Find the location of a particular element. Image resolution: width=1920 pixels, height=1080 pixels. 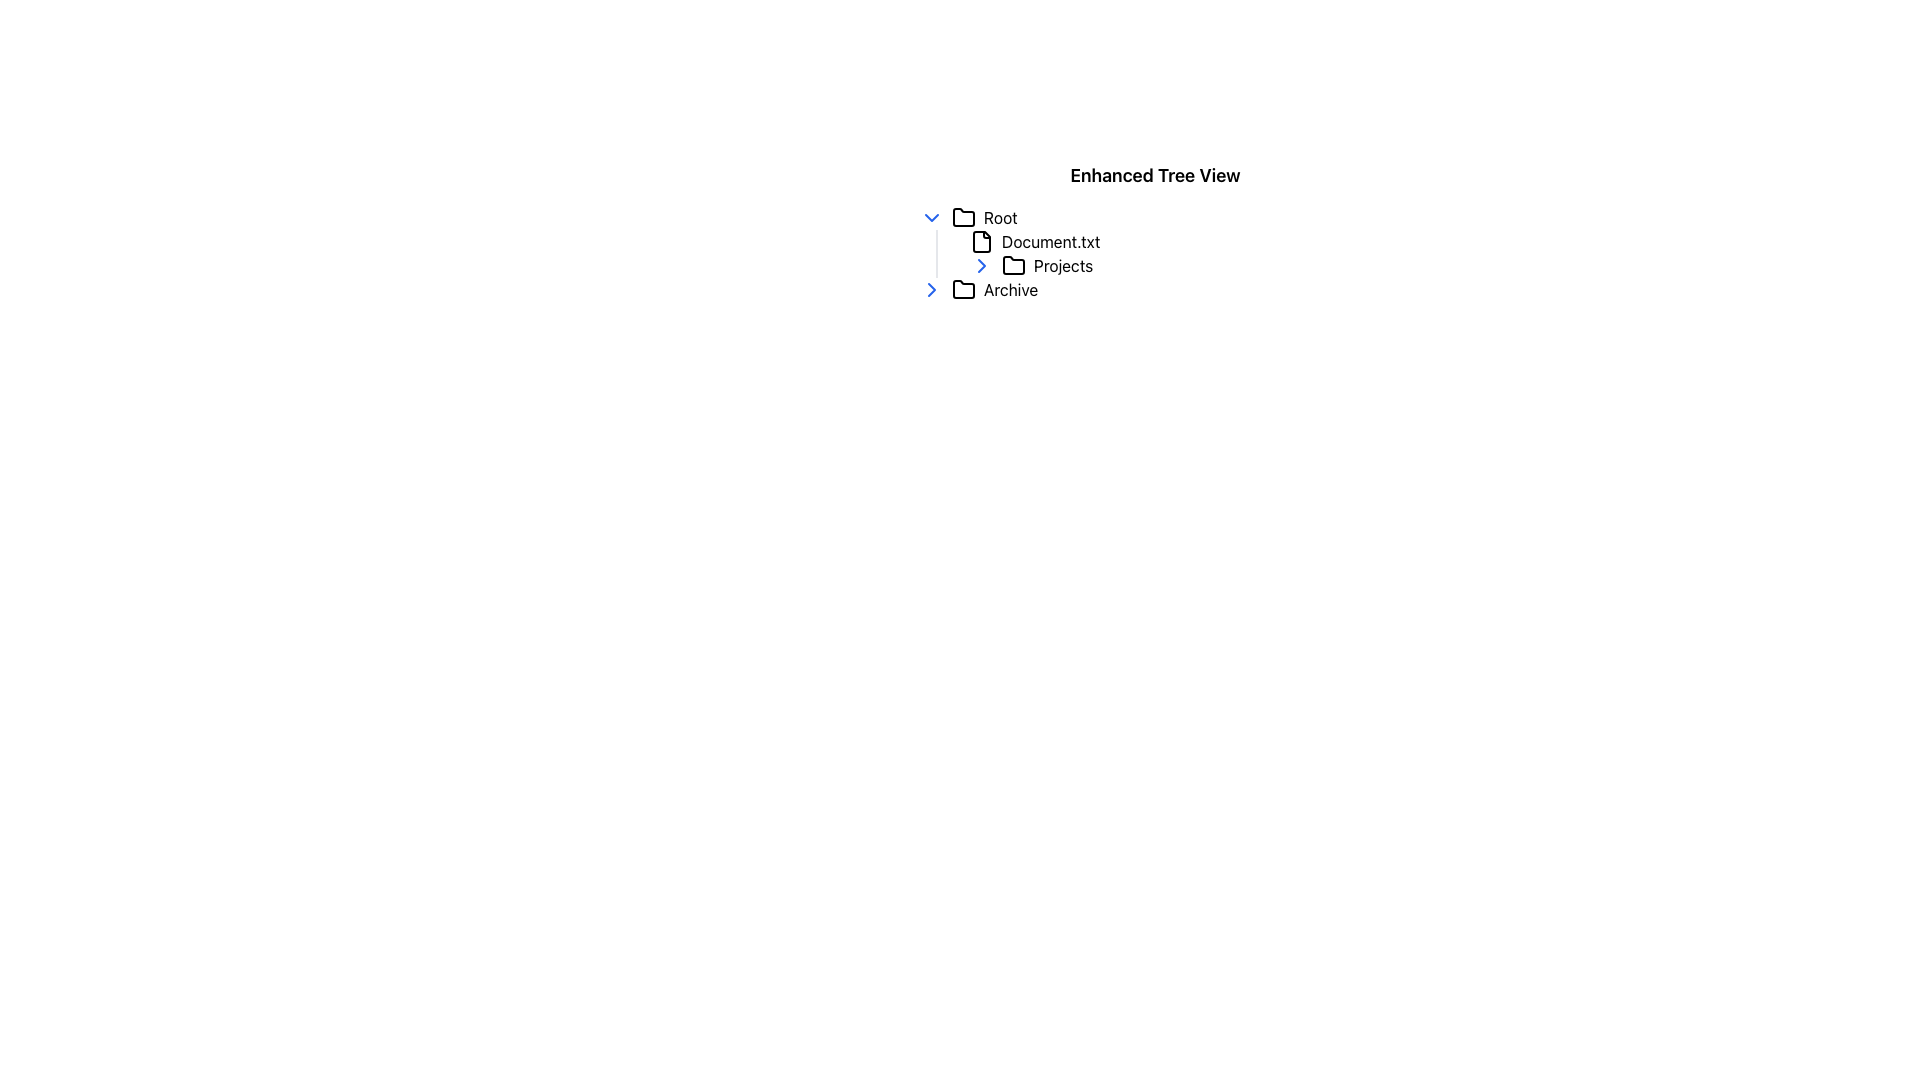

the folder icon located to the left of the text 'Projects' is located at coordinates (1013, 265).